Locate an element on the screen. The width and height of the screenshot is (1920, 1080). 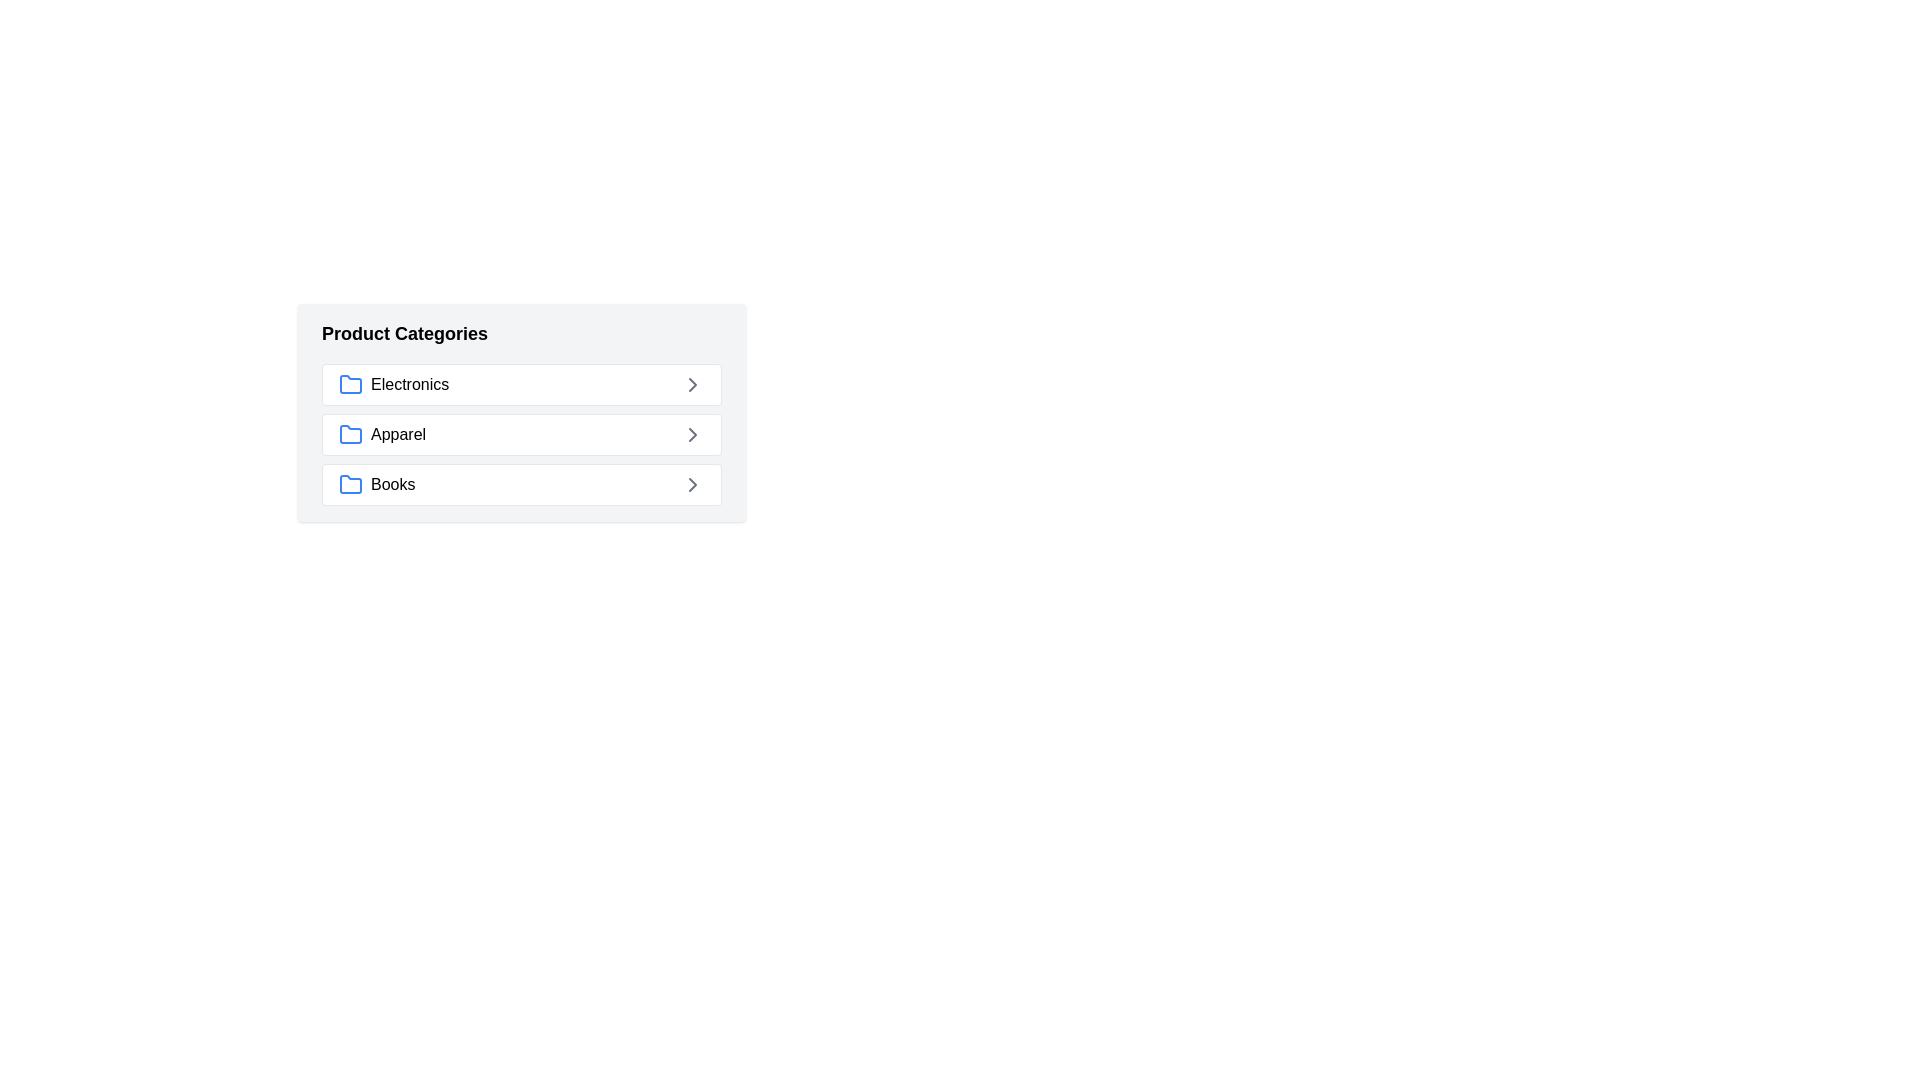
the 'Apparel' text label, which is located in the second row of a vertical list of items, adjacent to a blue folder icon on its left is located at coordinates (398, 434).